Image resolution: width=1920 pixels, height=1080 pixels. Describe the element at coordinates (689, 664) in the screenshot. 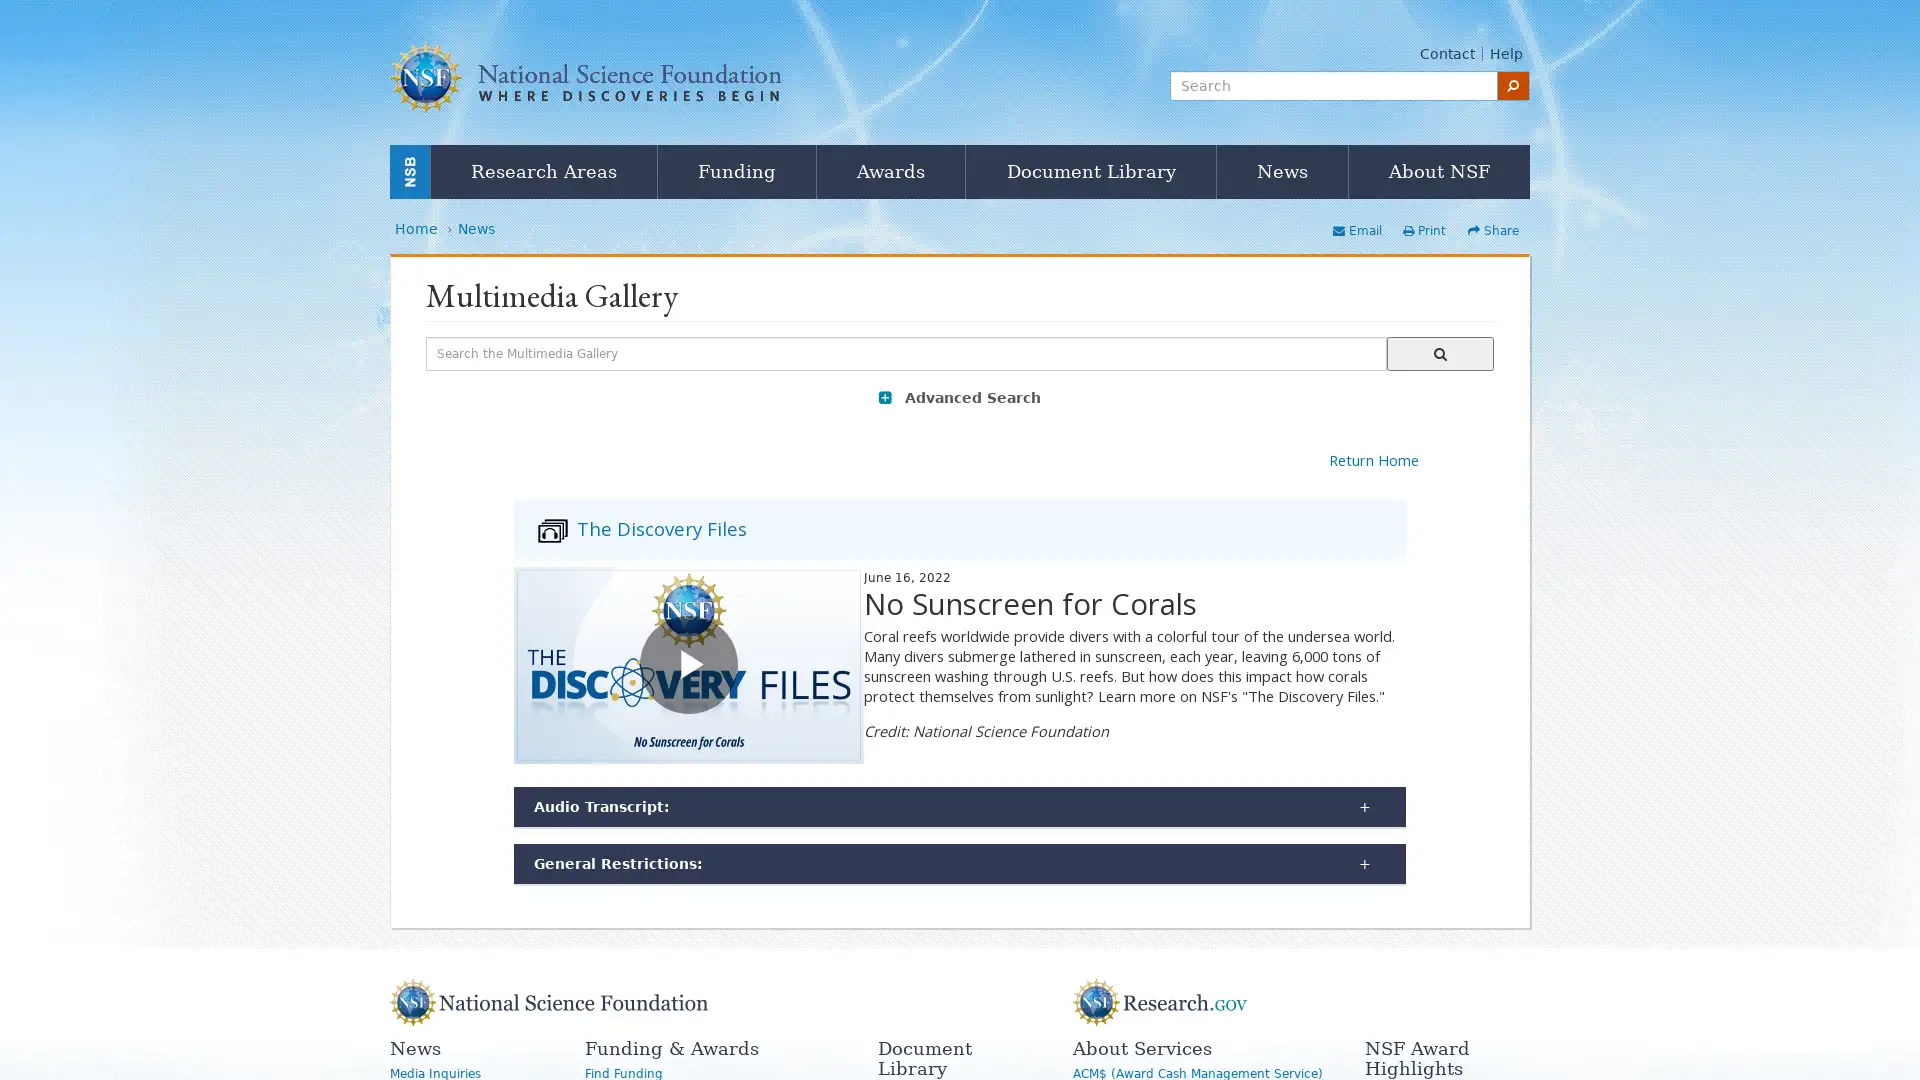

I see `video post` at that location.